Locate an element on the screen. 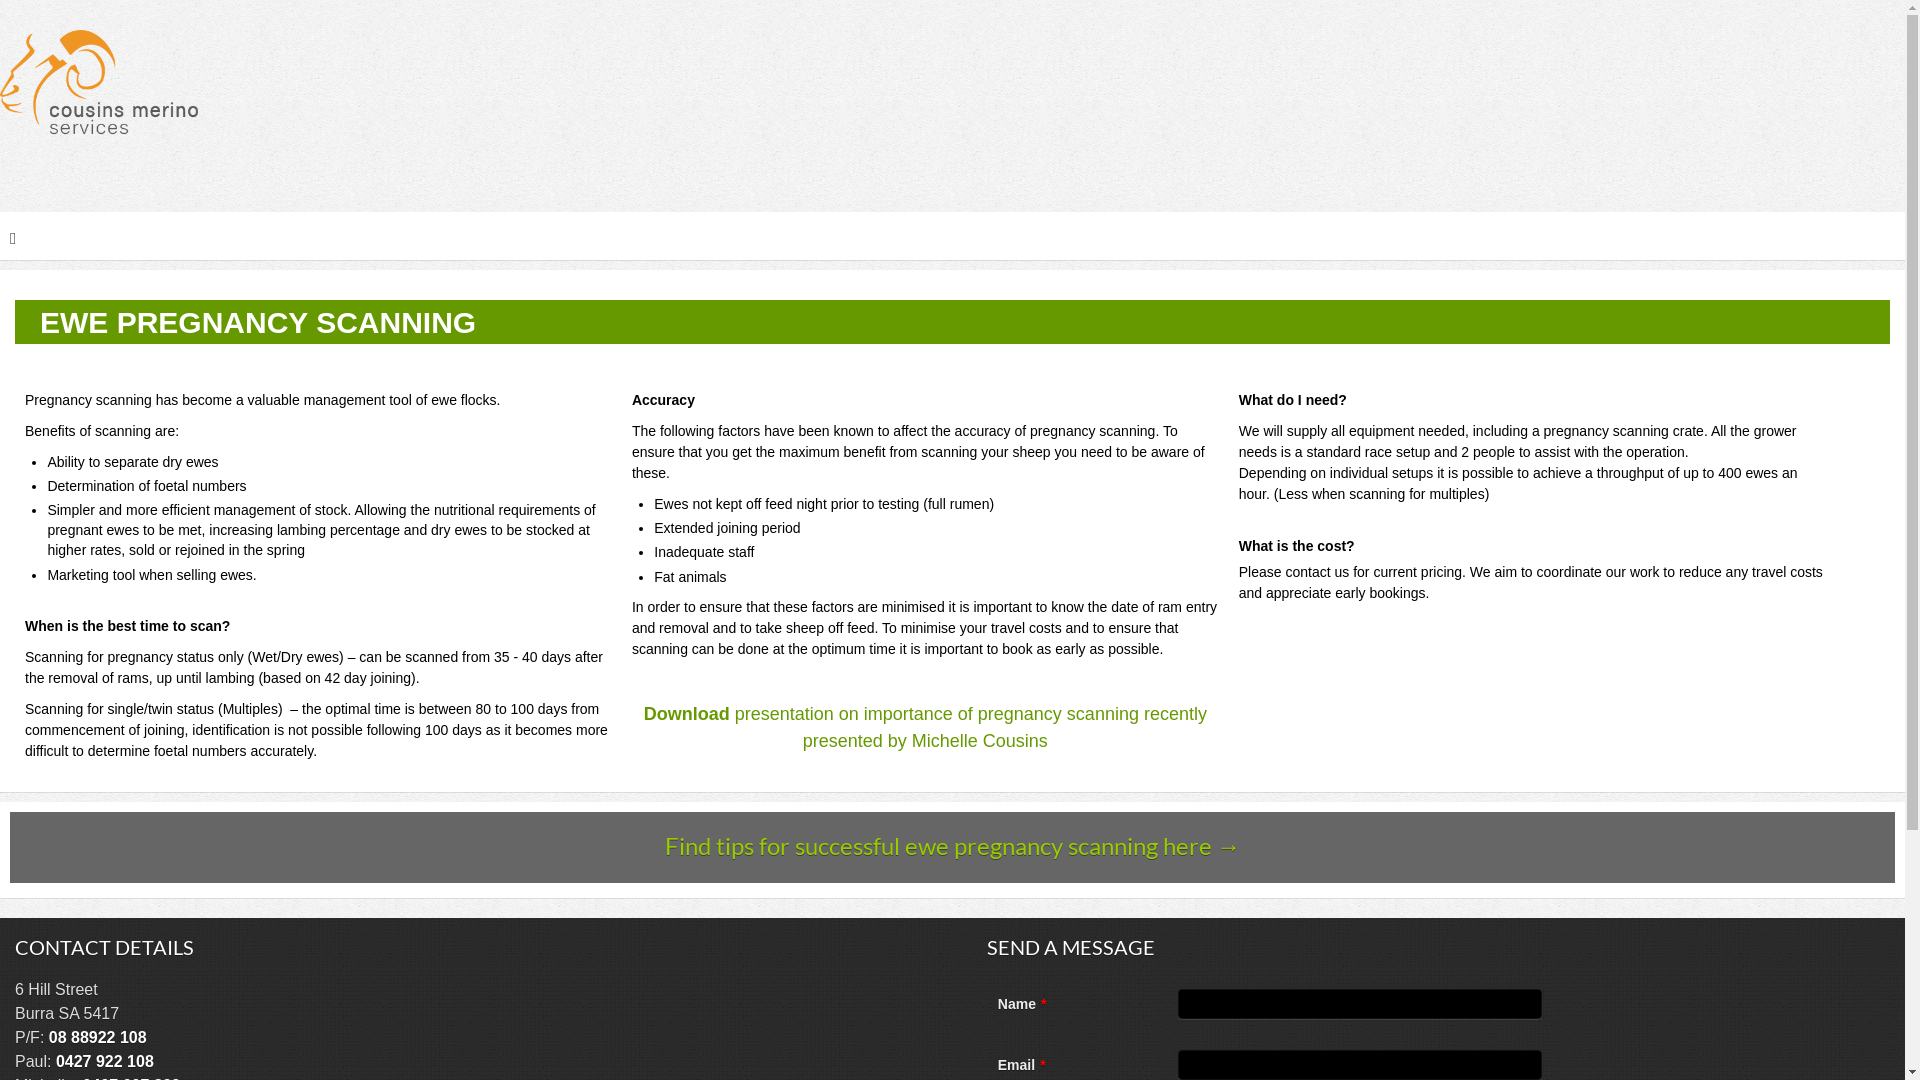  '0427 922 108' is located at coordinates (104, 1060).